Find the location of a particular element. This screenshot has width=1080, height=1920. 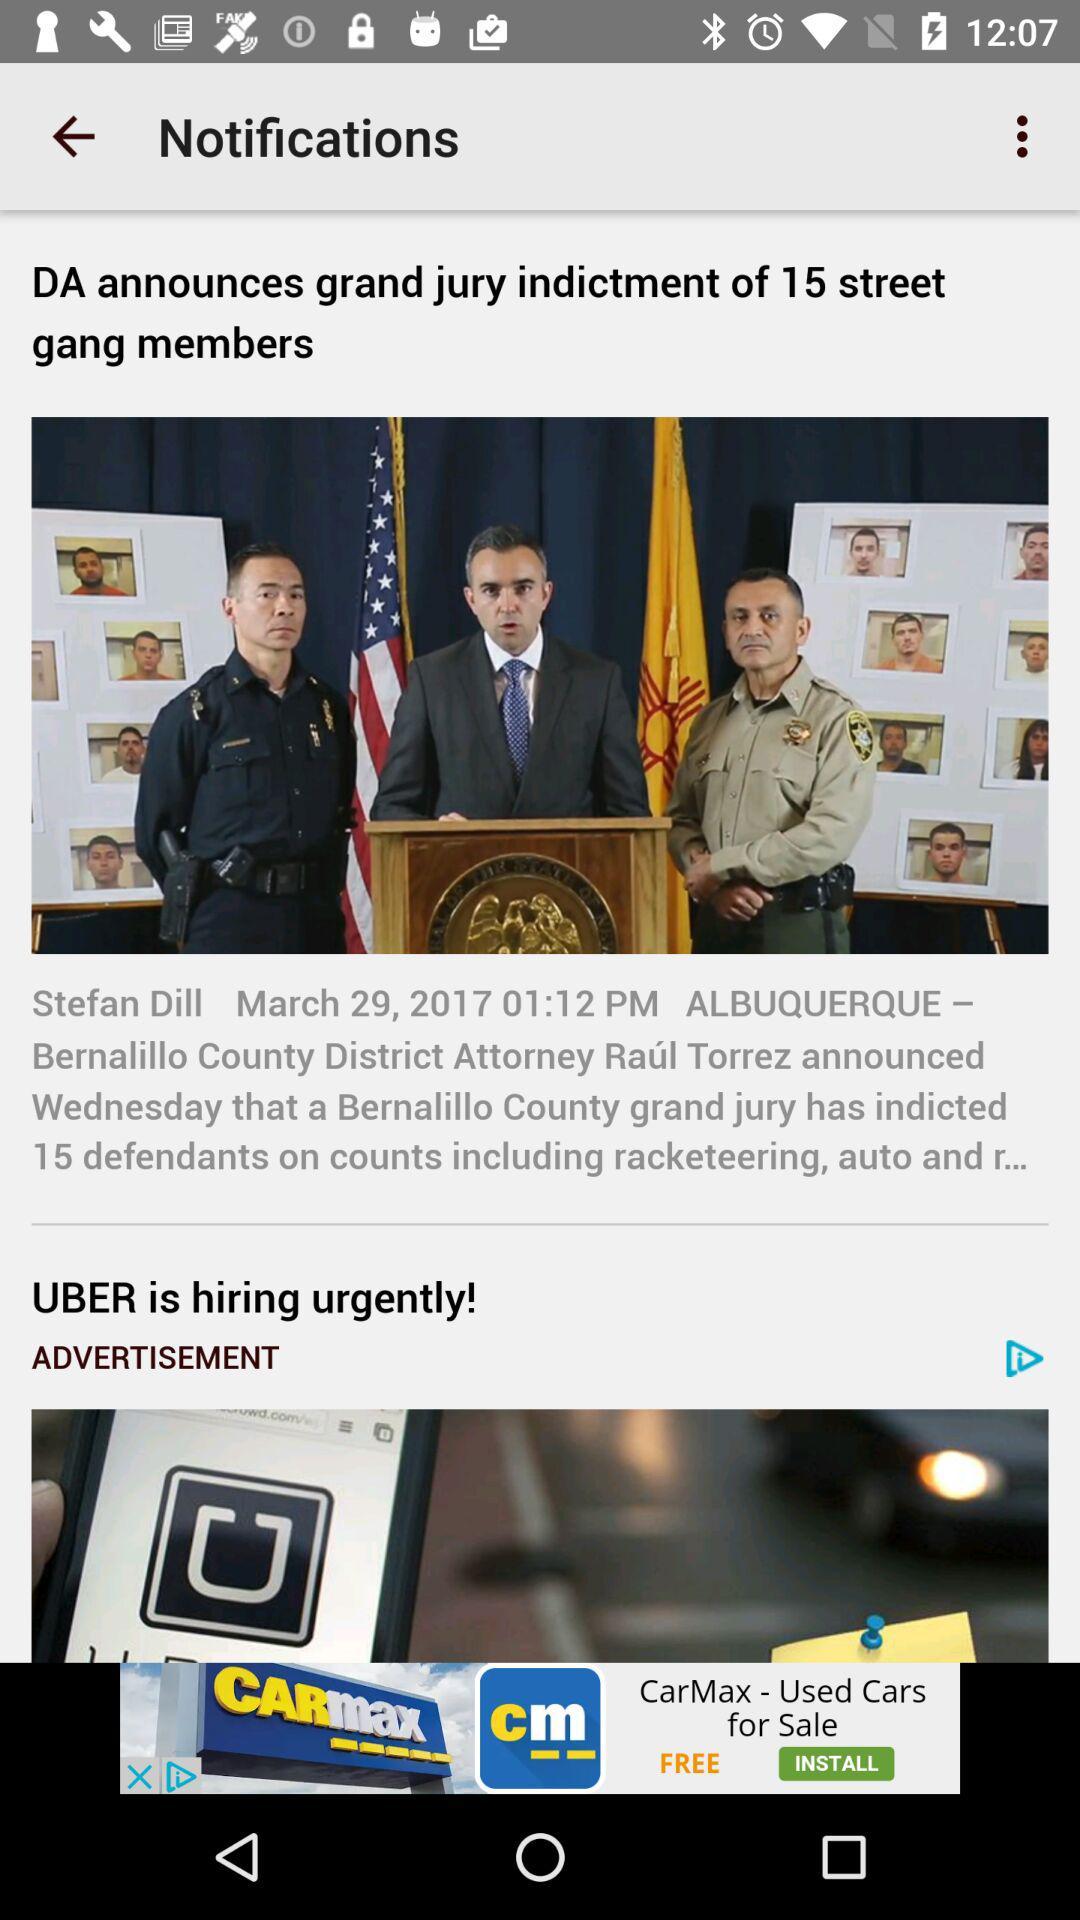

uber is hiring icon is located at coordinates (540, 1296).